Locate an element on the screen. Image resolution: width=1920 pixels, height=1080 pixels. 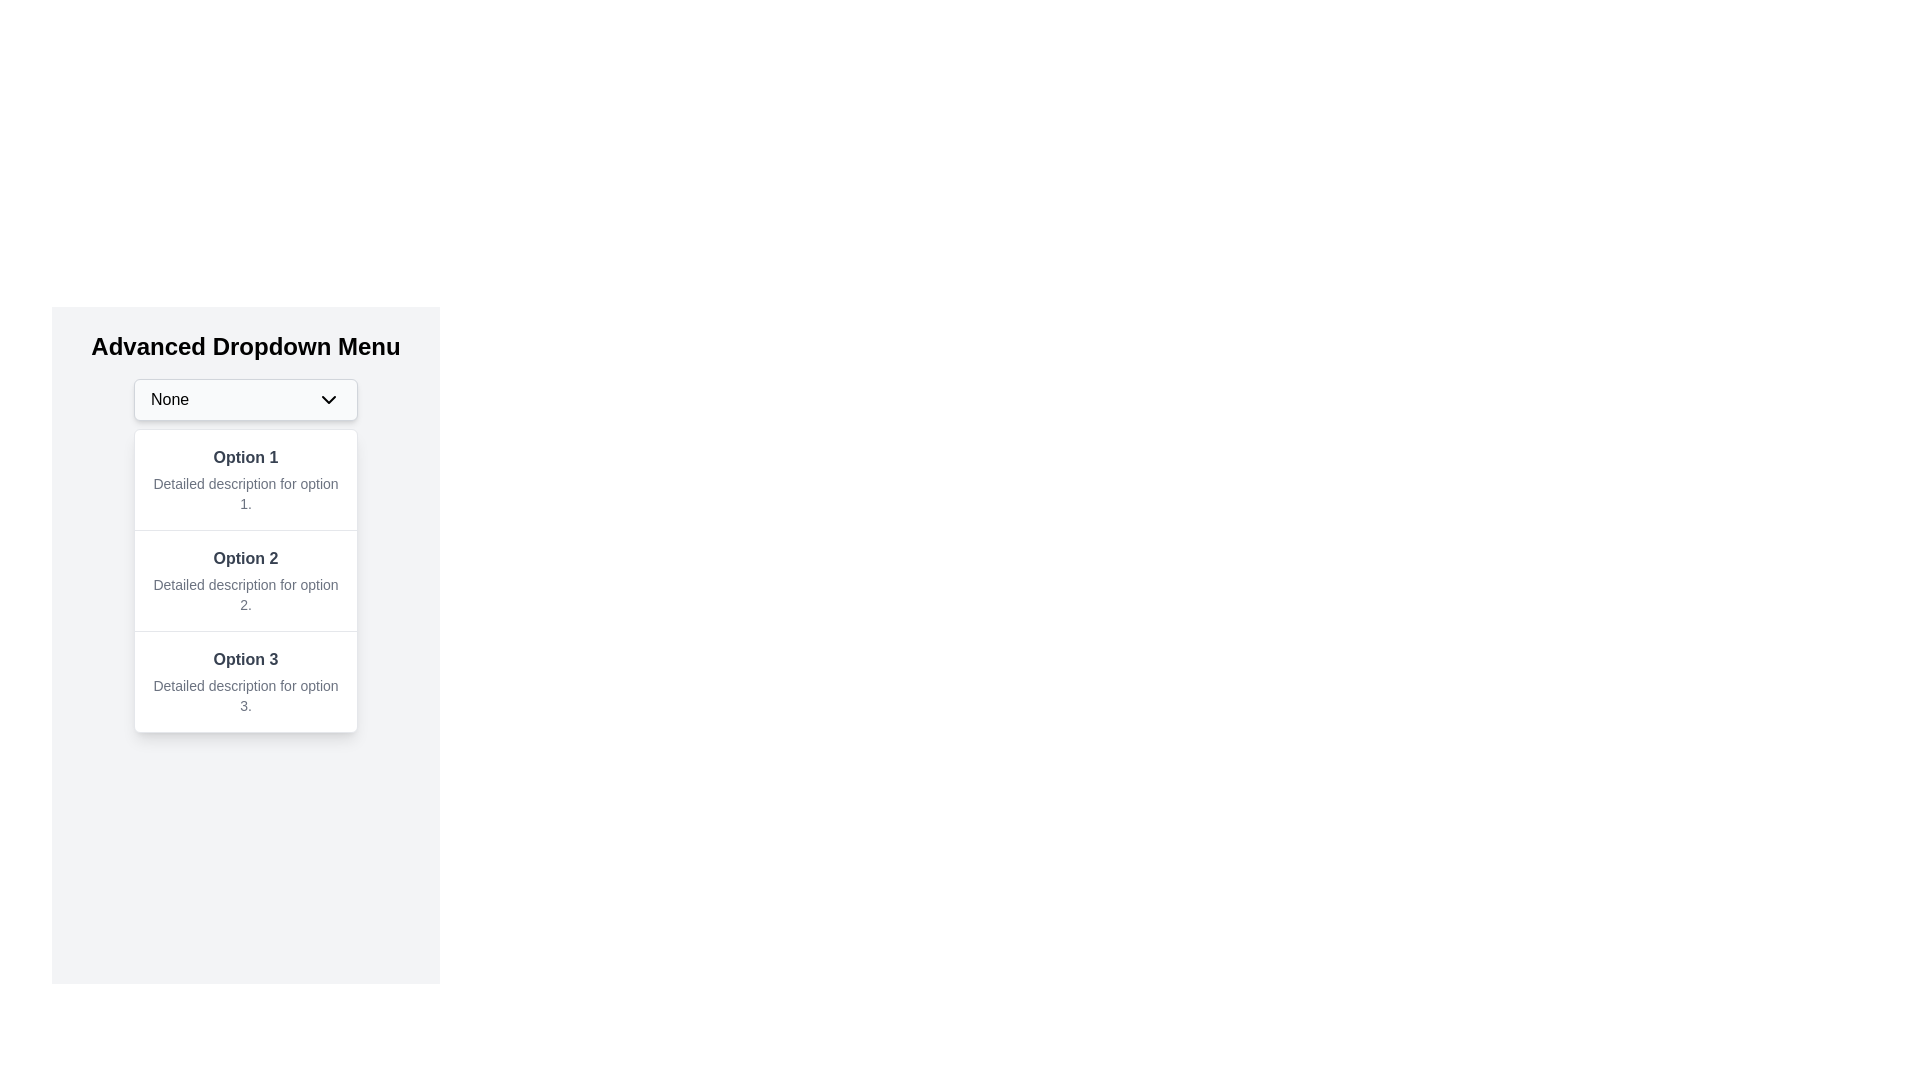
the second selectable item in the dropdown menu that provides information about 'Option 2', located between 'Option 1' and 'Option 3' is located at coordinates (244, 579).